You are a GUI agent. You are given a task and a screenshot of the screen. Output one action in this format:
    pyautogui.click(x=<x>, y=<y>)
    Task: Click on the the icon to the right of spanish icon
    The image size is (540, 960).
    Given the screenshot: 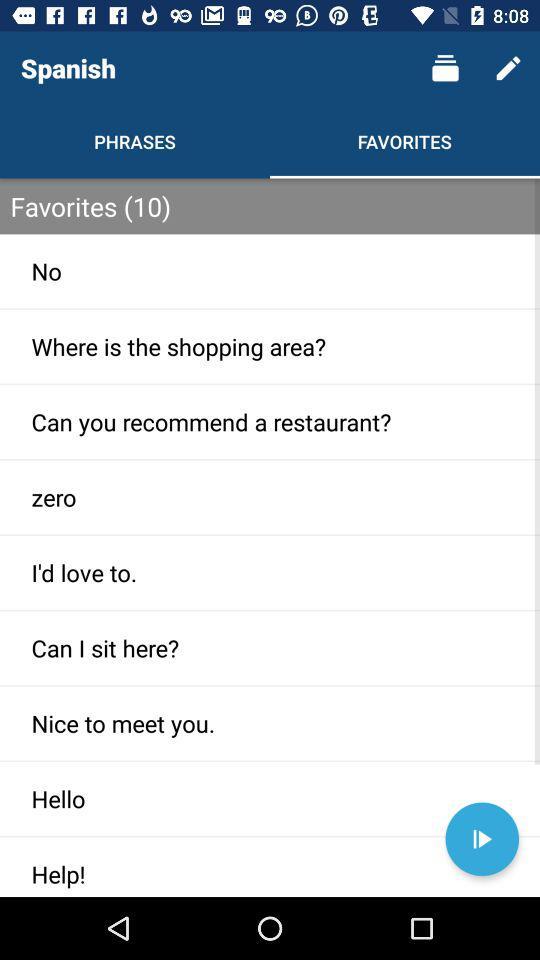 What is the action you would take?
    pyautogui.click(x=445, y=68)
    